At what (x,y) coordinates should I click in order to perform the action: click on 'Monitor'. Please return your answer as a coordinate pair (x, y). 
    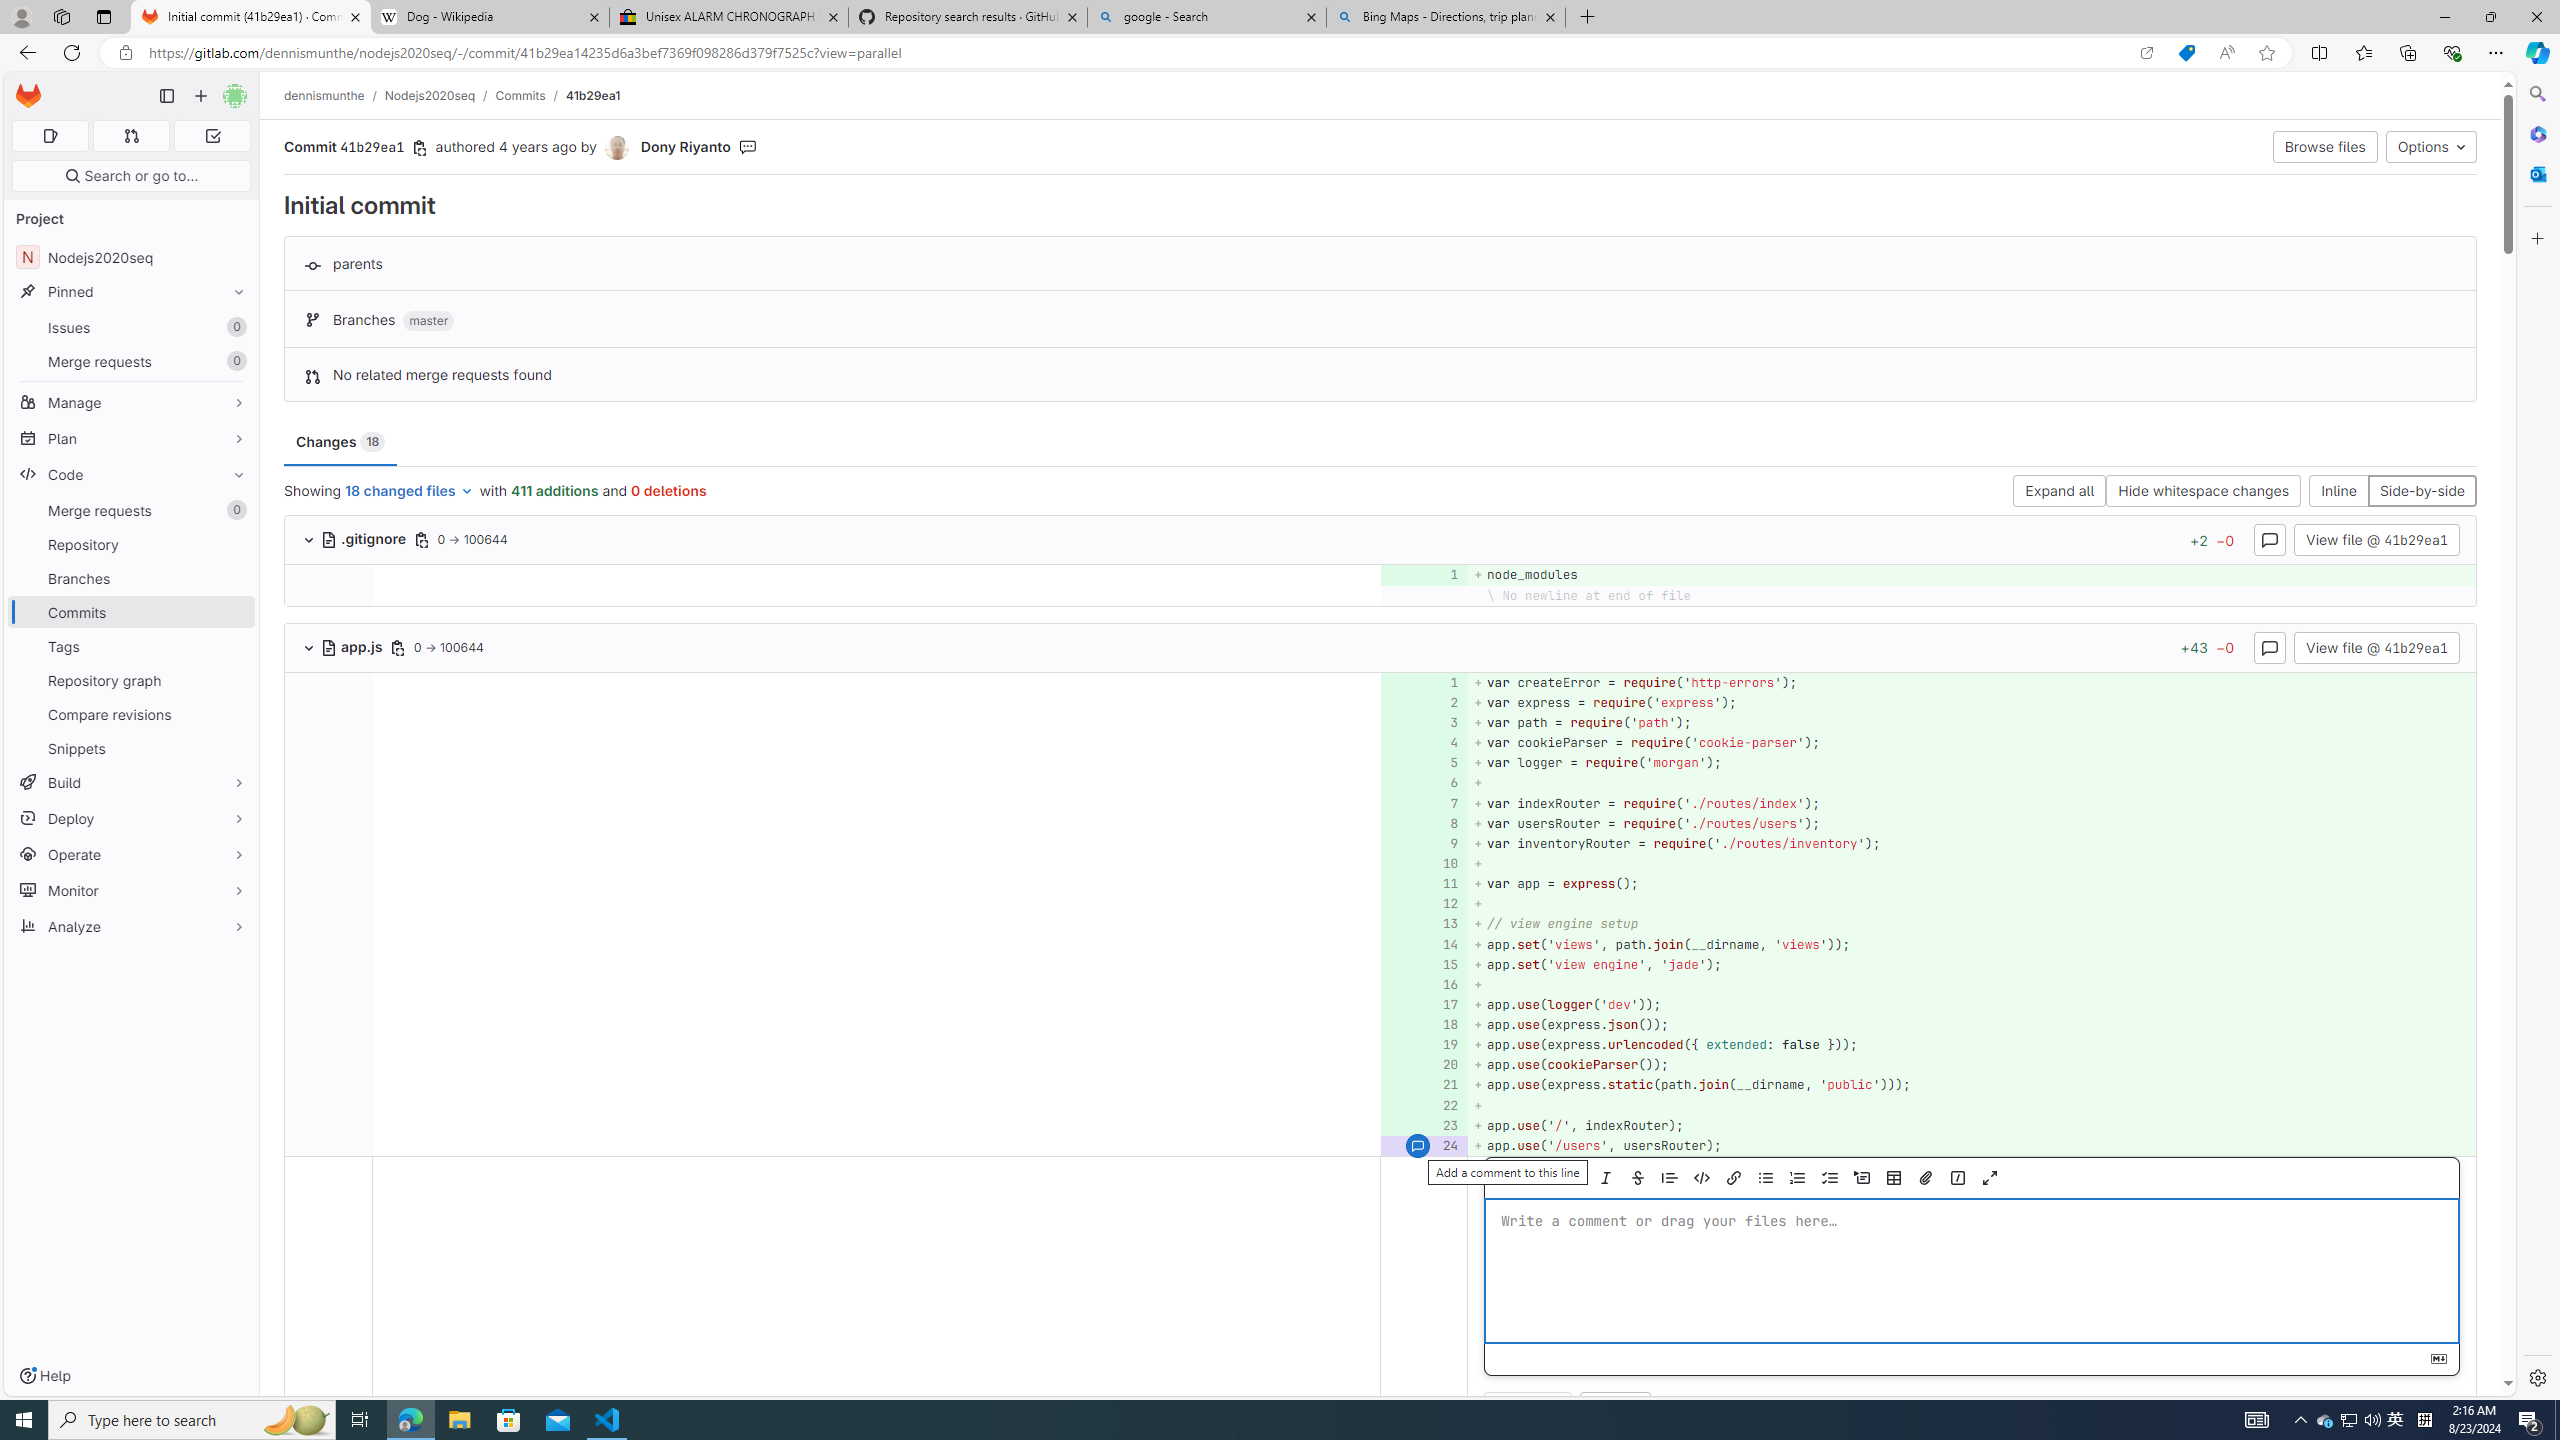
    Looking at the image, I should click on (130, 889).